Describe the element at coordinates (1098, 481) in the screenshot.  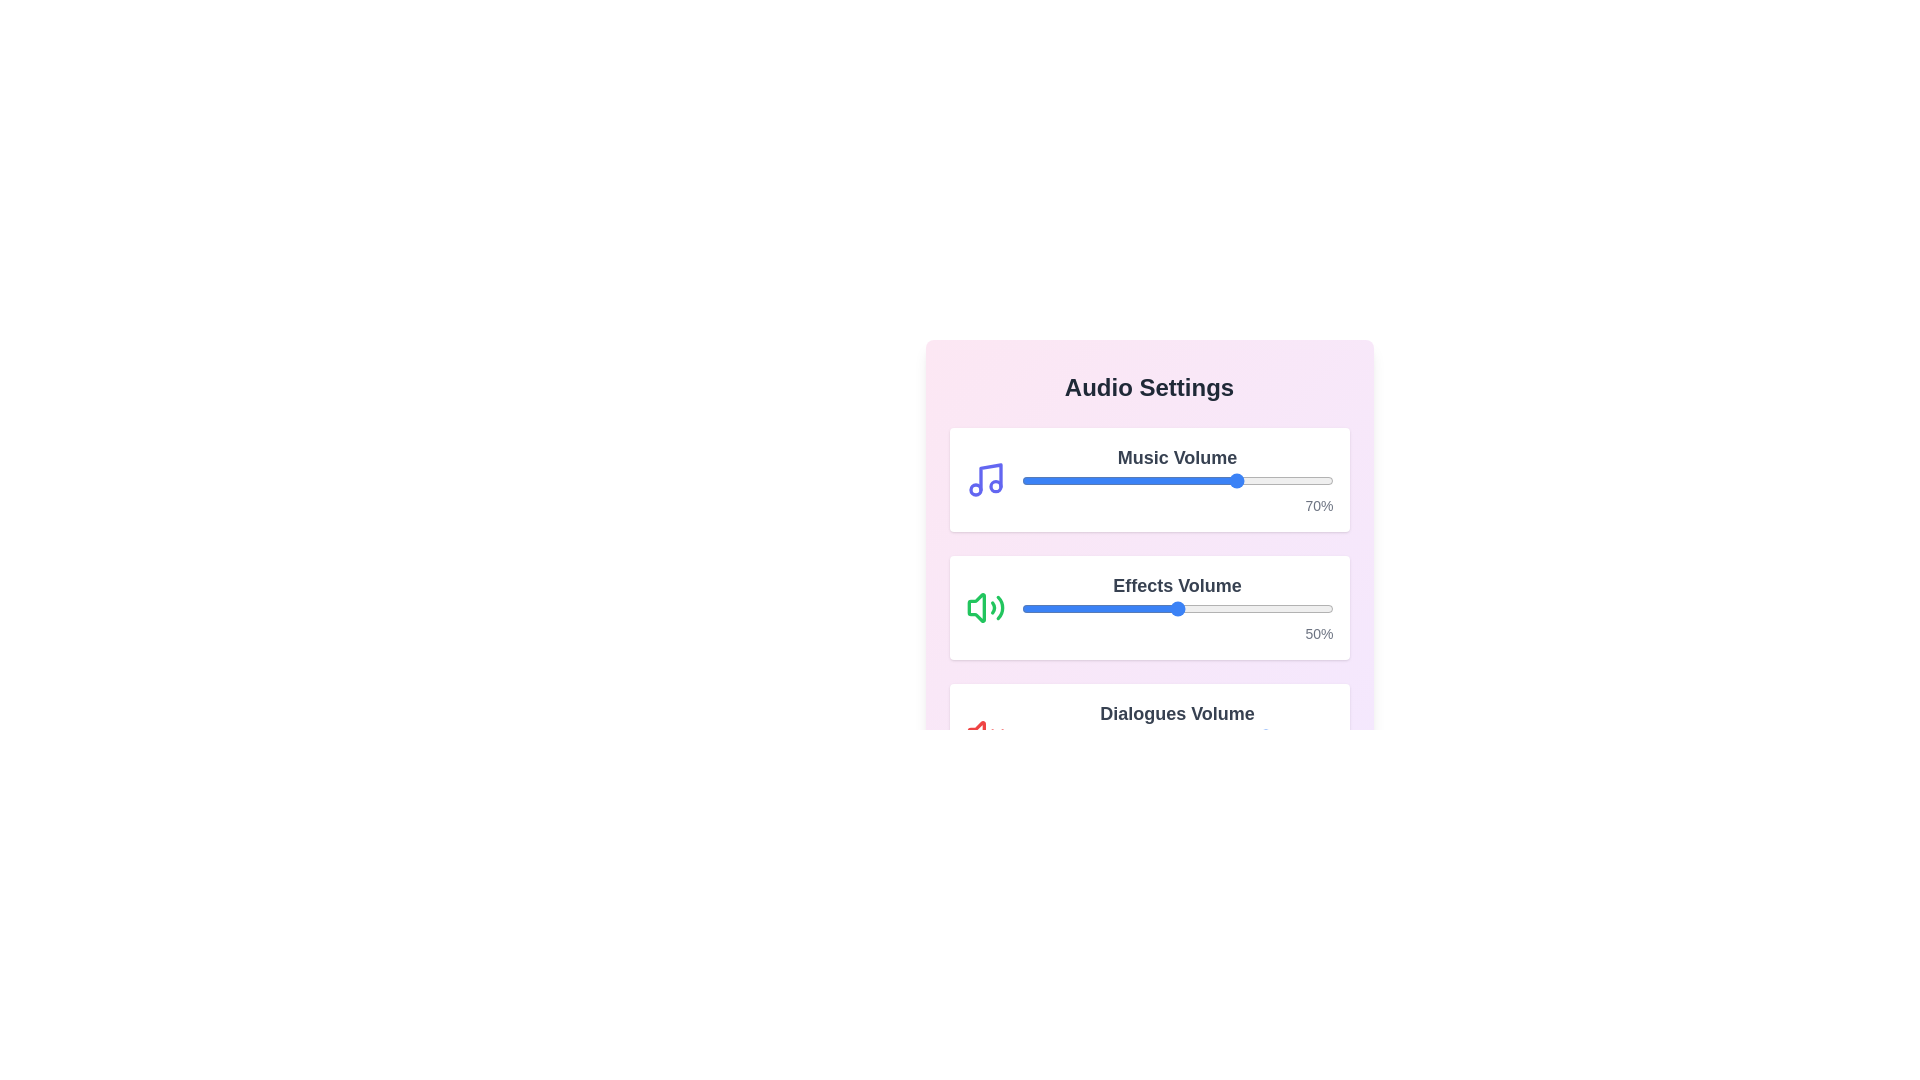
I see `the music volume slider to 25%` at that location.